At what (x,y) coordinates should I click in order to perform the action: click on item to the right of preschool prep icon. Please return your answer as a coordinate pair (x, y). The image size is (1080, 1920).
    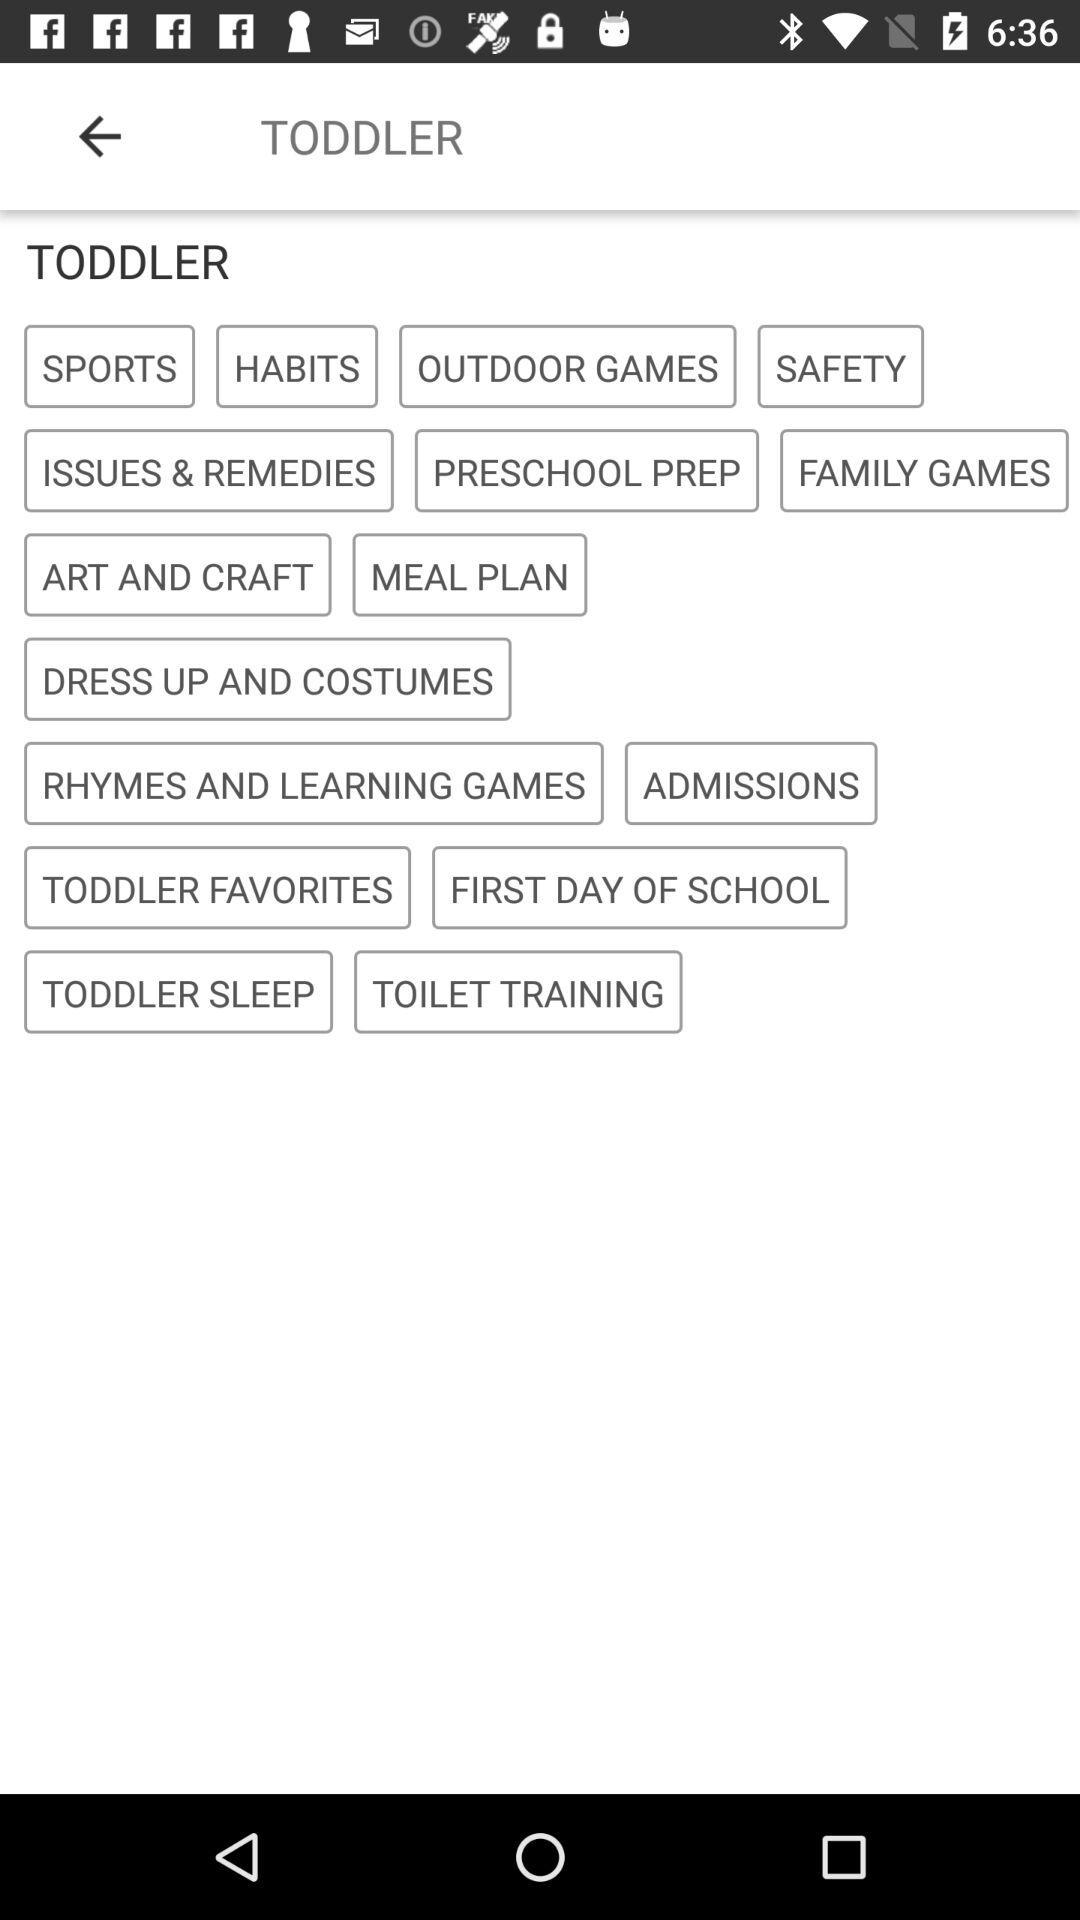
    Looking at the image, I should click on (924, 470).